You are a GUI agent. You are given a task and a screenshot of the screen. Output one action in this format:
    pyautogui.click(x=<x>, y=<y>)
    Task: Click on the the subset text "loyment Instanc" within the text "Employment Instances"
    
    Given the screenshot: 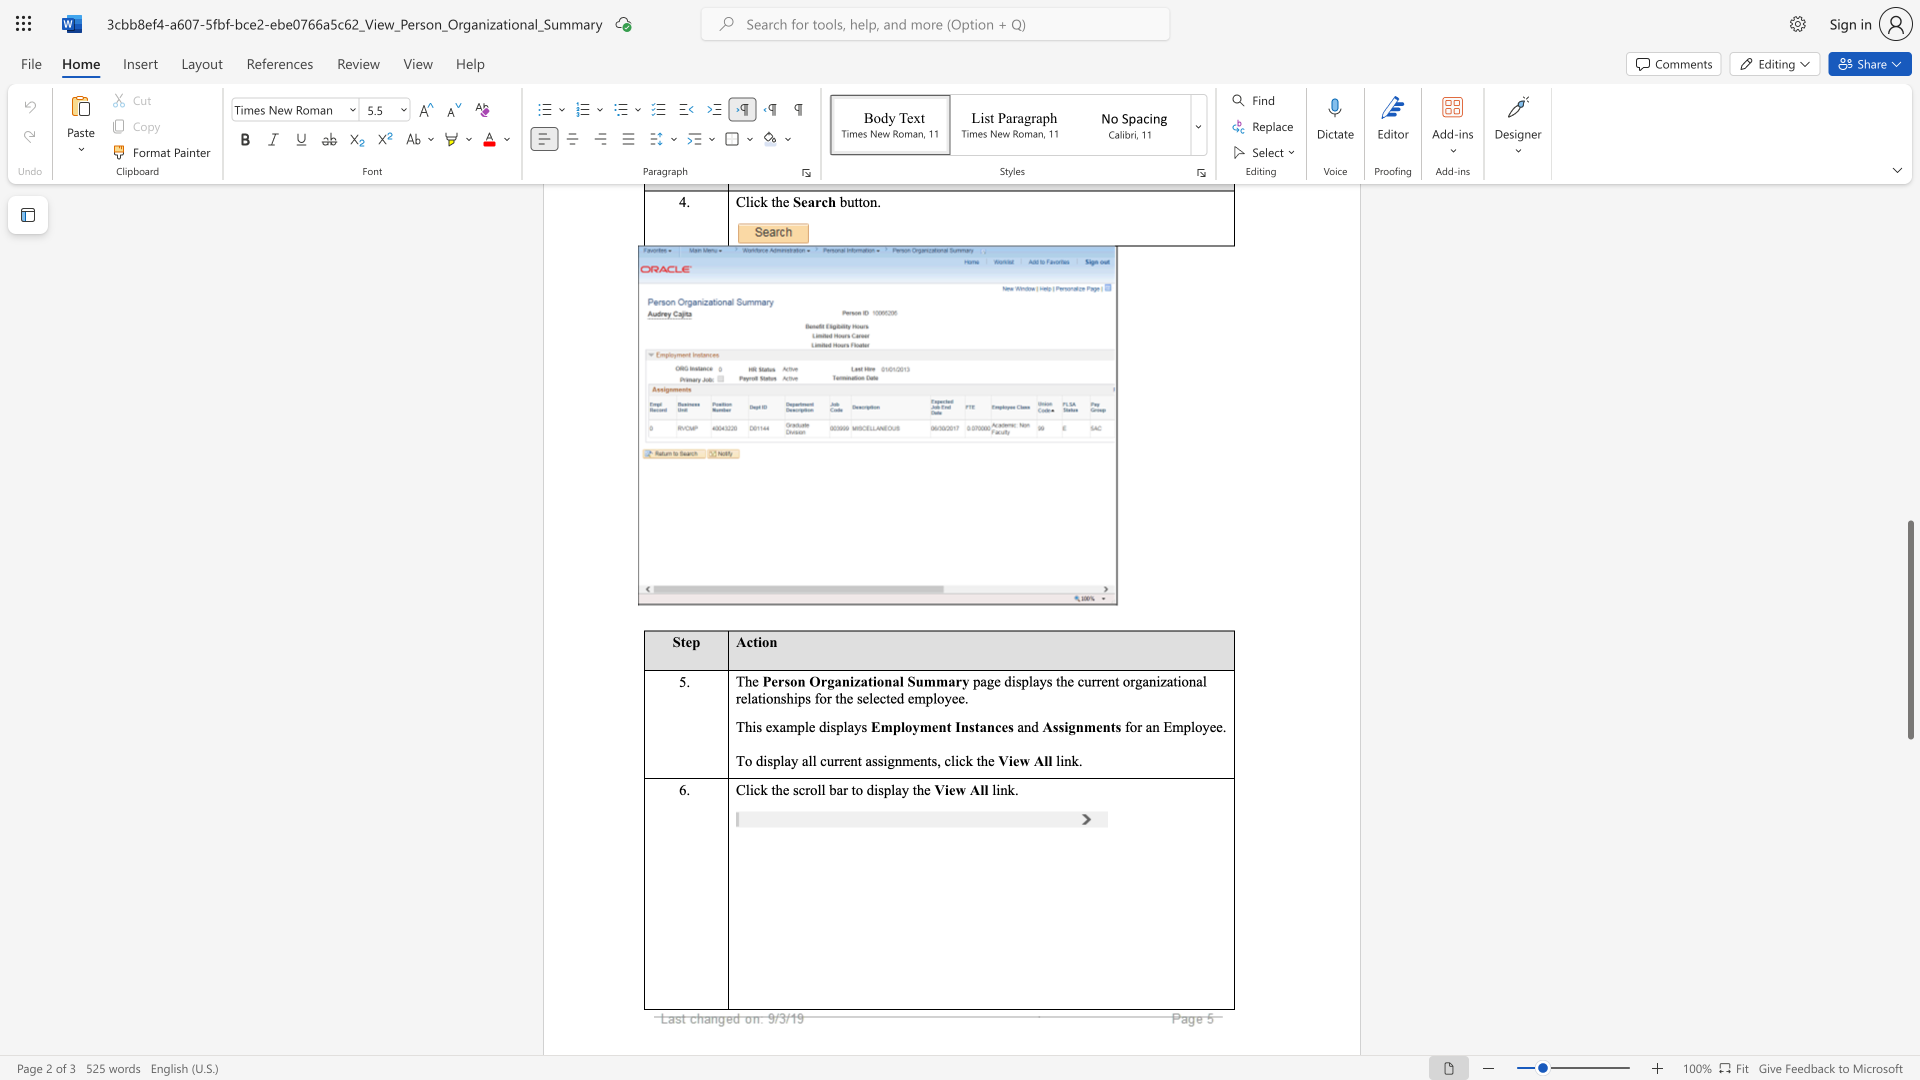 What is the action you would take?
    pyautogui.click(x=900, y=727)
    